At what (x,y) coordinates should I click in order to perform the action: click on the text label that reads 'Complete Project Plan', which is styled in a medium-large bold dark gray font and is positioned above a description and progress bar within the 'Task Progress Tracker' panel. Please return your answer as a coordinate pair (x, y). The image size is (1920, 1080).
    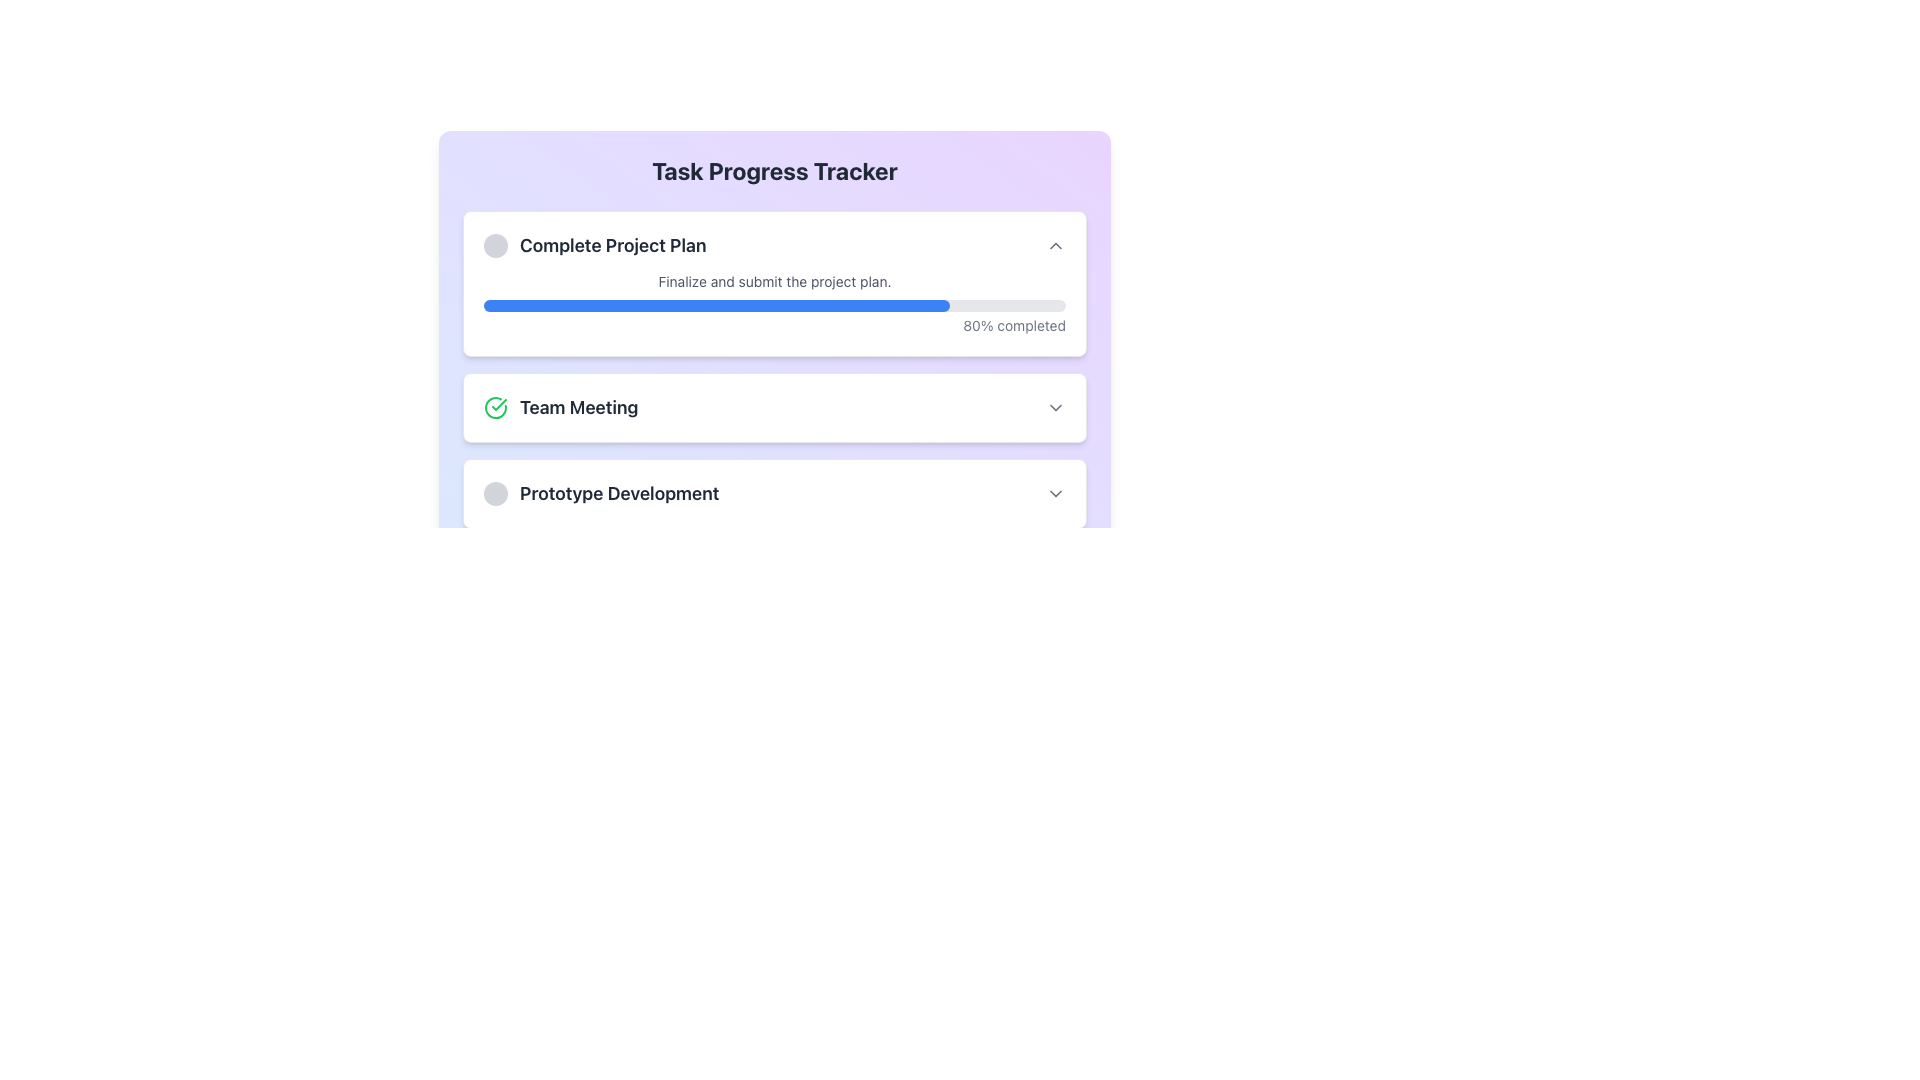
    Looking at the image, I should click on (612, 245).